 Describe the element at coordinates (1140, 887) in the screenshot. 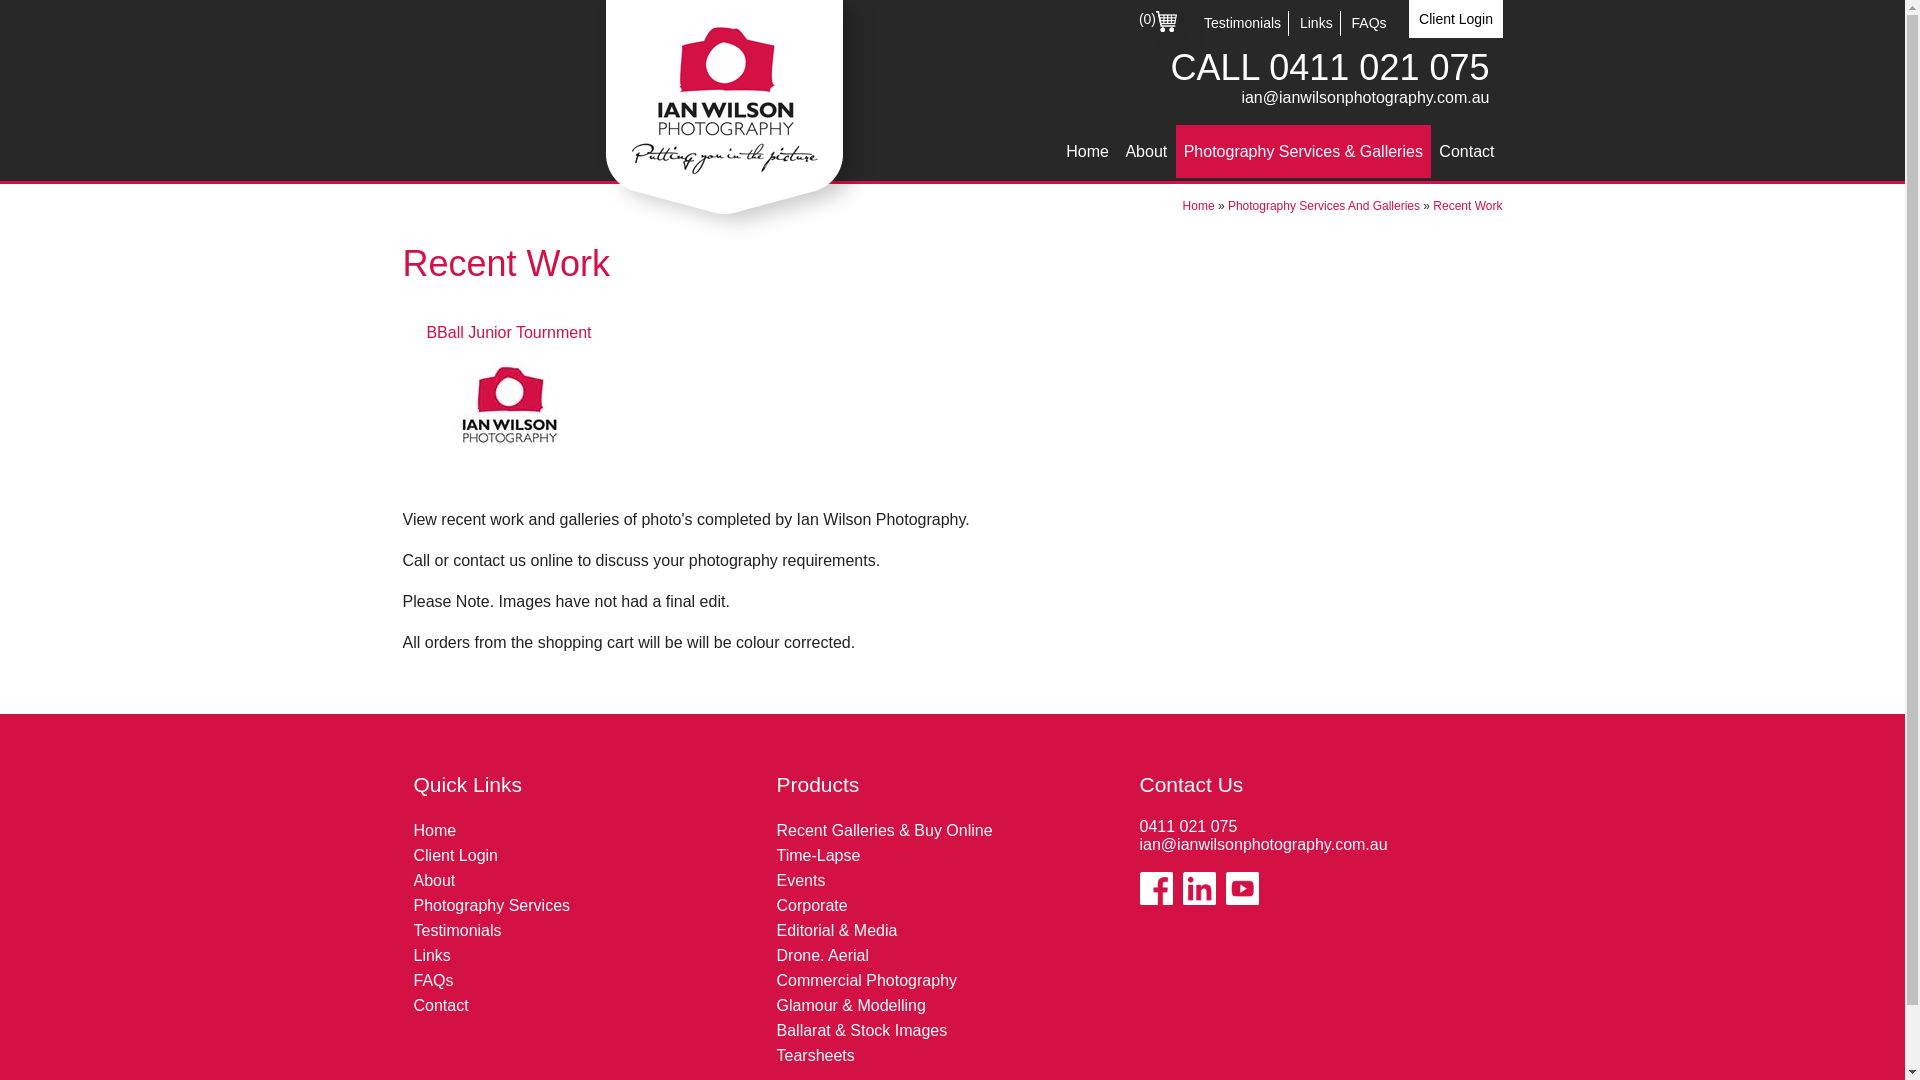

I see `'Like us on Facebook'` at that location.